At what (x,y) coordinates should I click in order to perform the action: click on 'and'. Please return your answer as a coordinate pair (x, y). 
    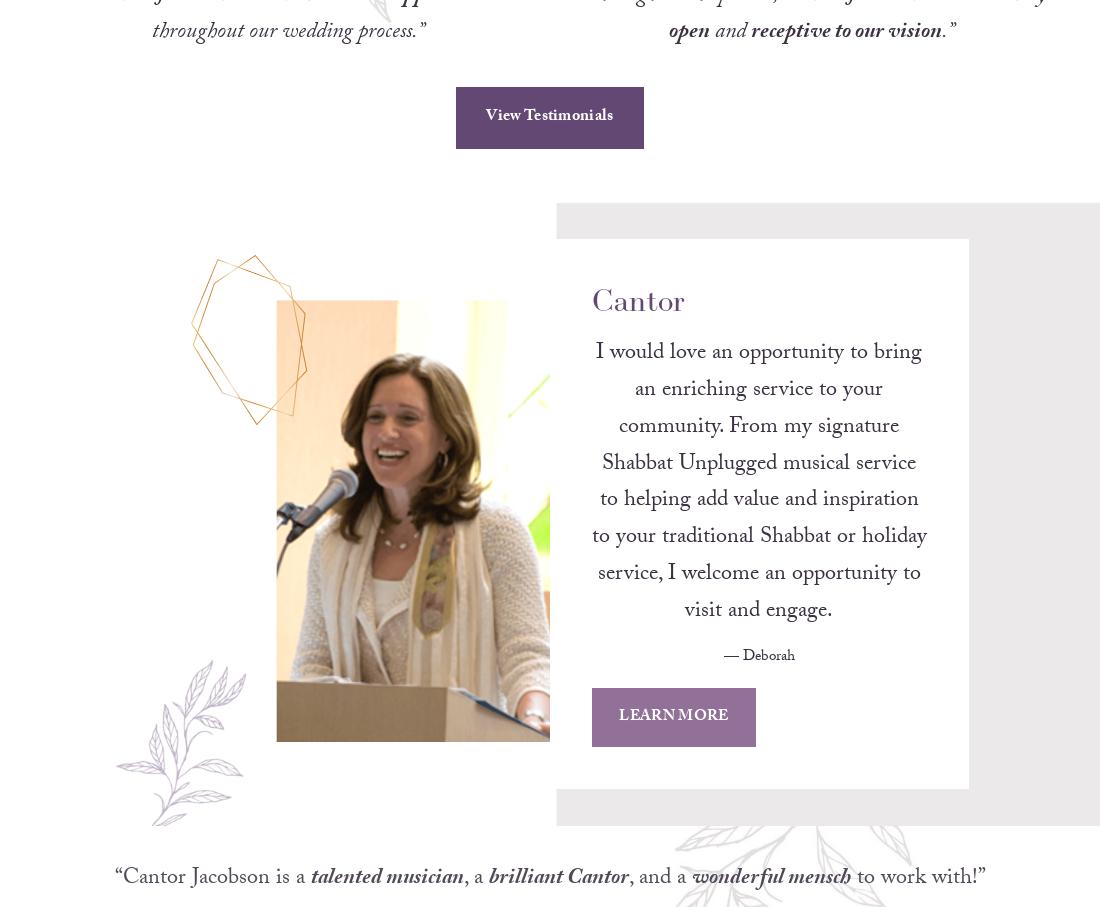
    Looking at the image, I should click on (707, 59).